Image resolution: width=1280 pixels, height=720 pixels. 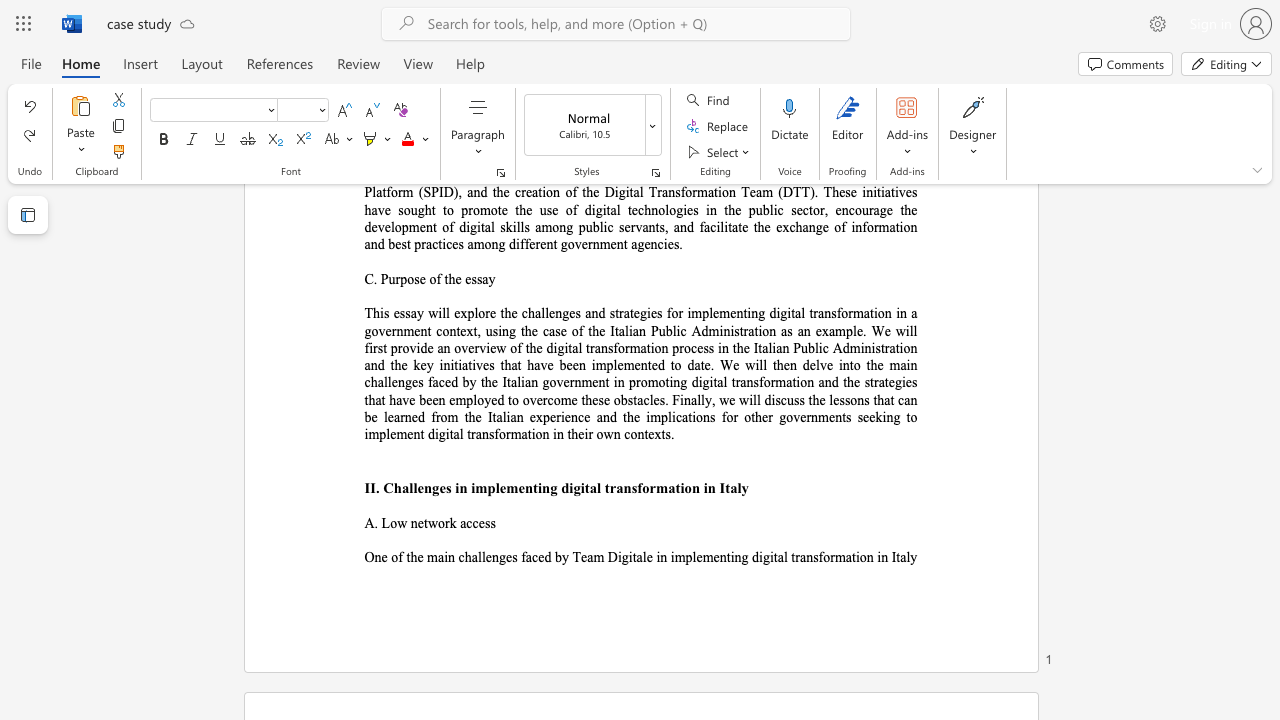 I want to click on the space between the continuous character "p" and "l" in the text, so click(x=691, y=557).